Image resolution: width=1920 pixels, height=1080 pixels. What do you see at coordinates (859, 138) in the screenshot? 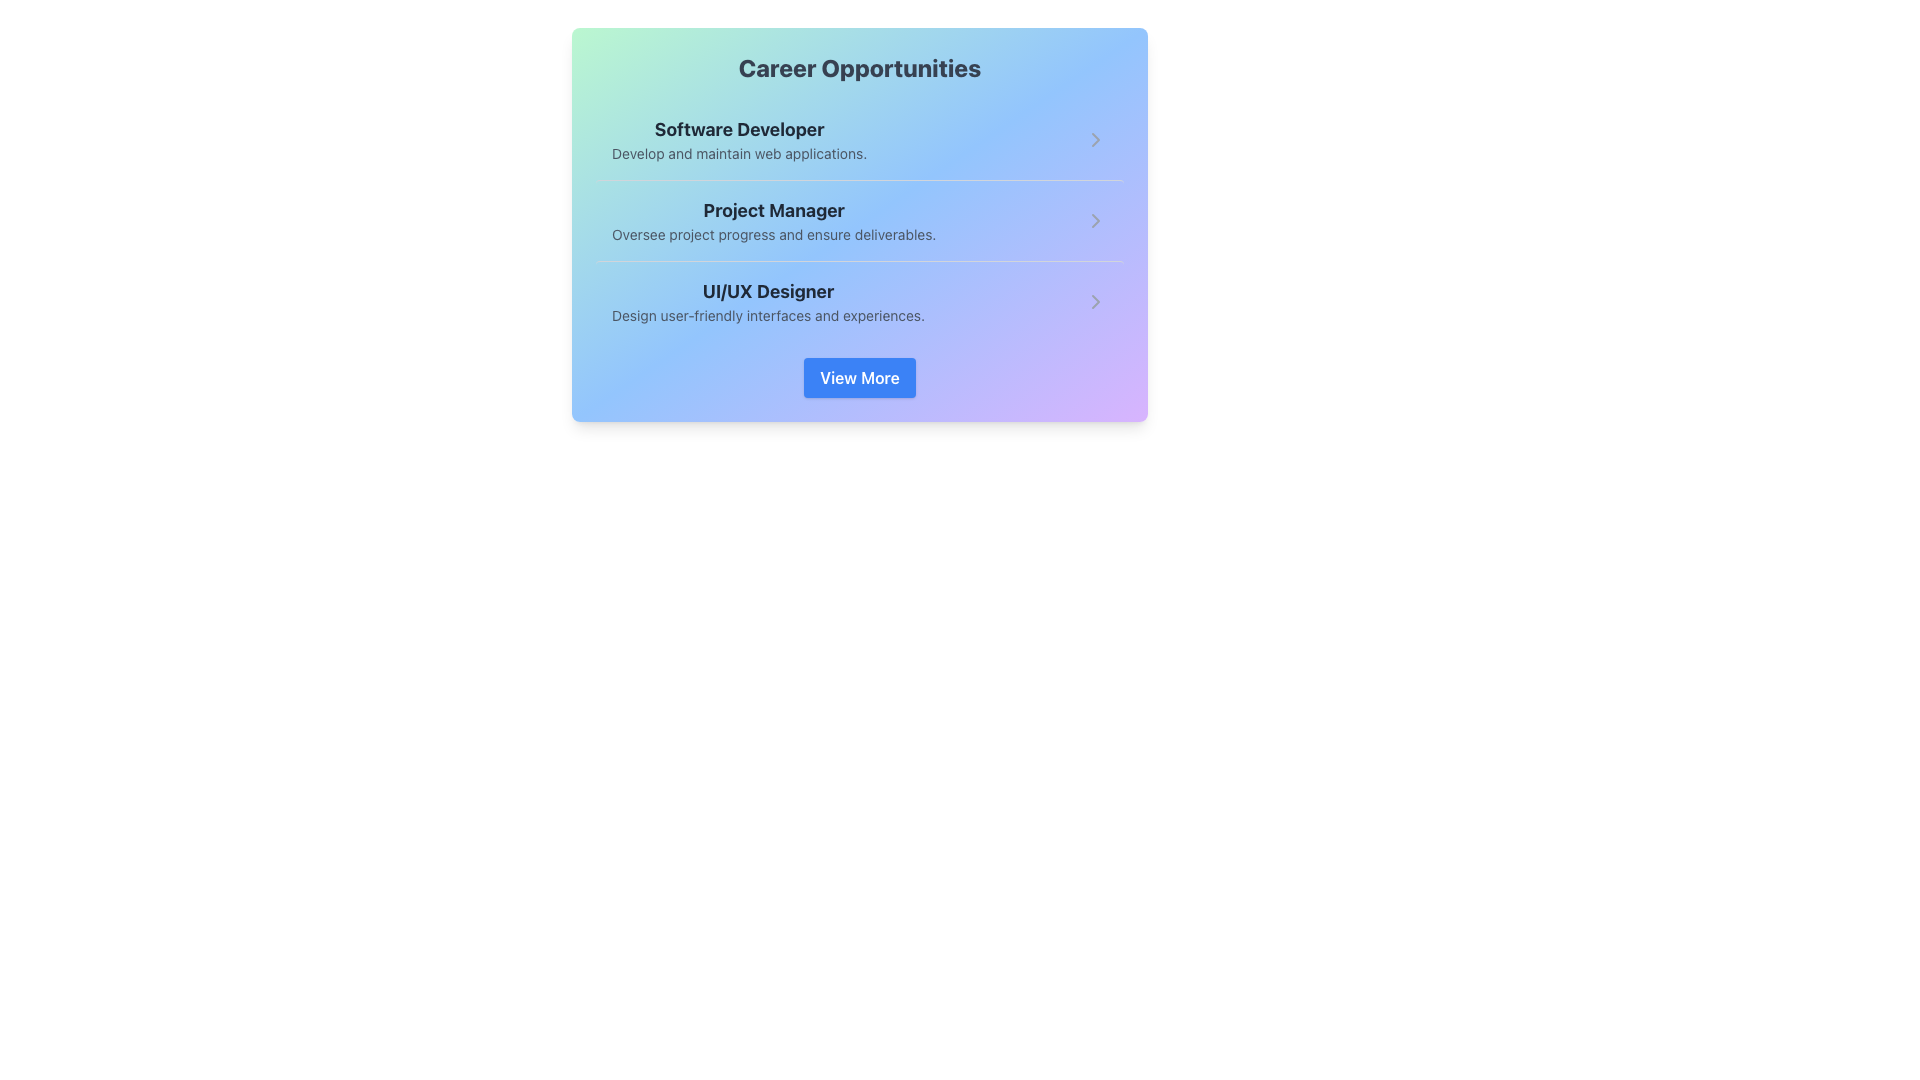
I see `the 'Software Developer' button, which is the first item in a vertical list of options within a card layout` at bounding box center [859, 138].